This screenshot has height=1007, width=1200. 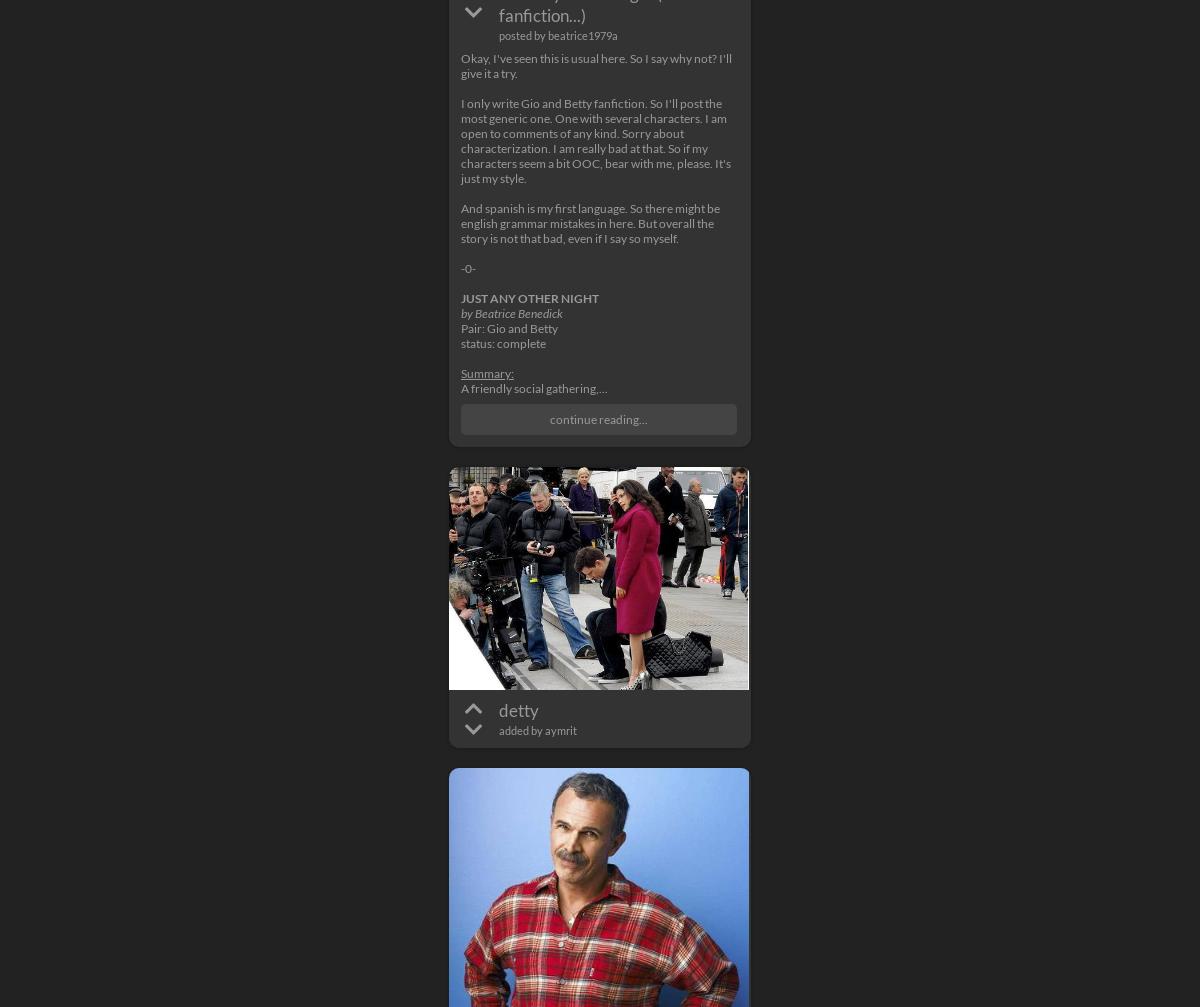 What do you see at coordinates (486, 373) in the screenshot?
I see `'Summary:'` at bounding box center [486, 373].